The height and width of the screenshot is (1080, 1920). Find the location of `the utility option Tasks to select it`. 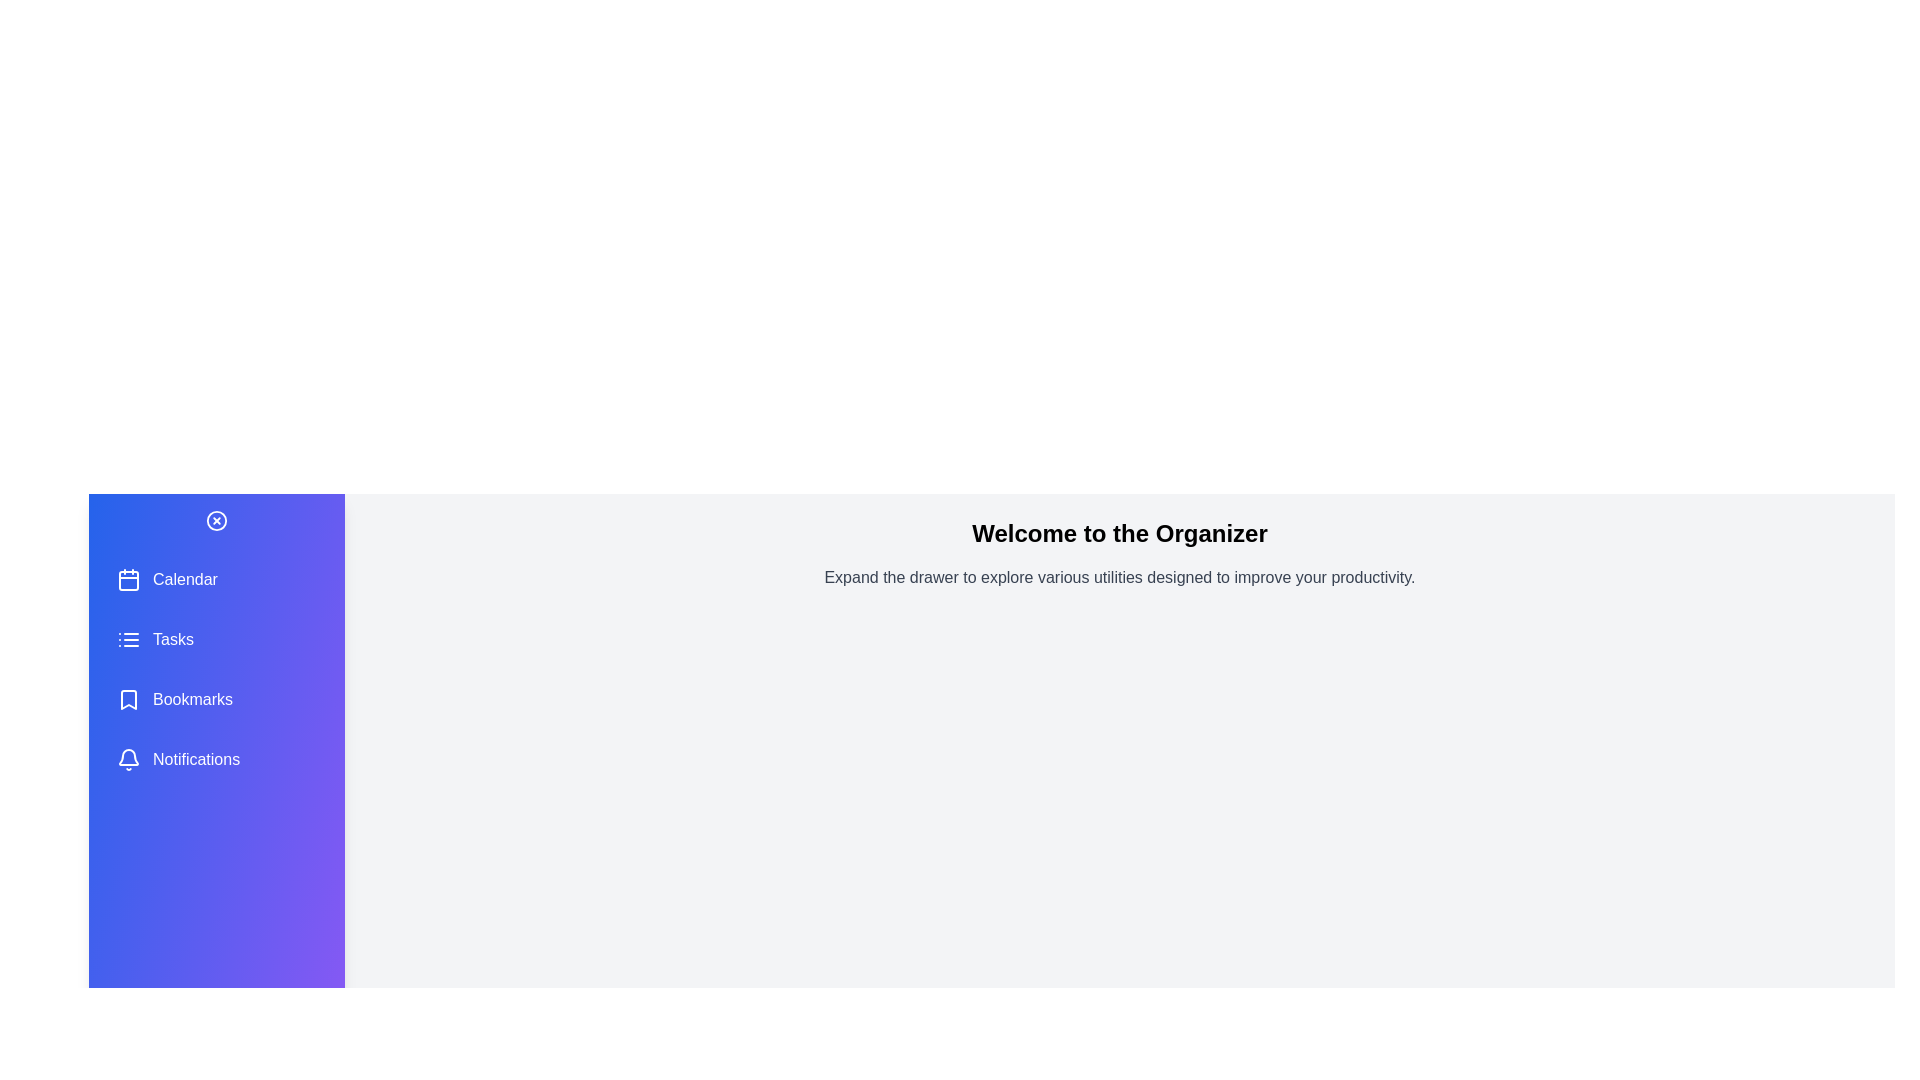

the utility option Tasks to select it is located at coordinates (216, 640).